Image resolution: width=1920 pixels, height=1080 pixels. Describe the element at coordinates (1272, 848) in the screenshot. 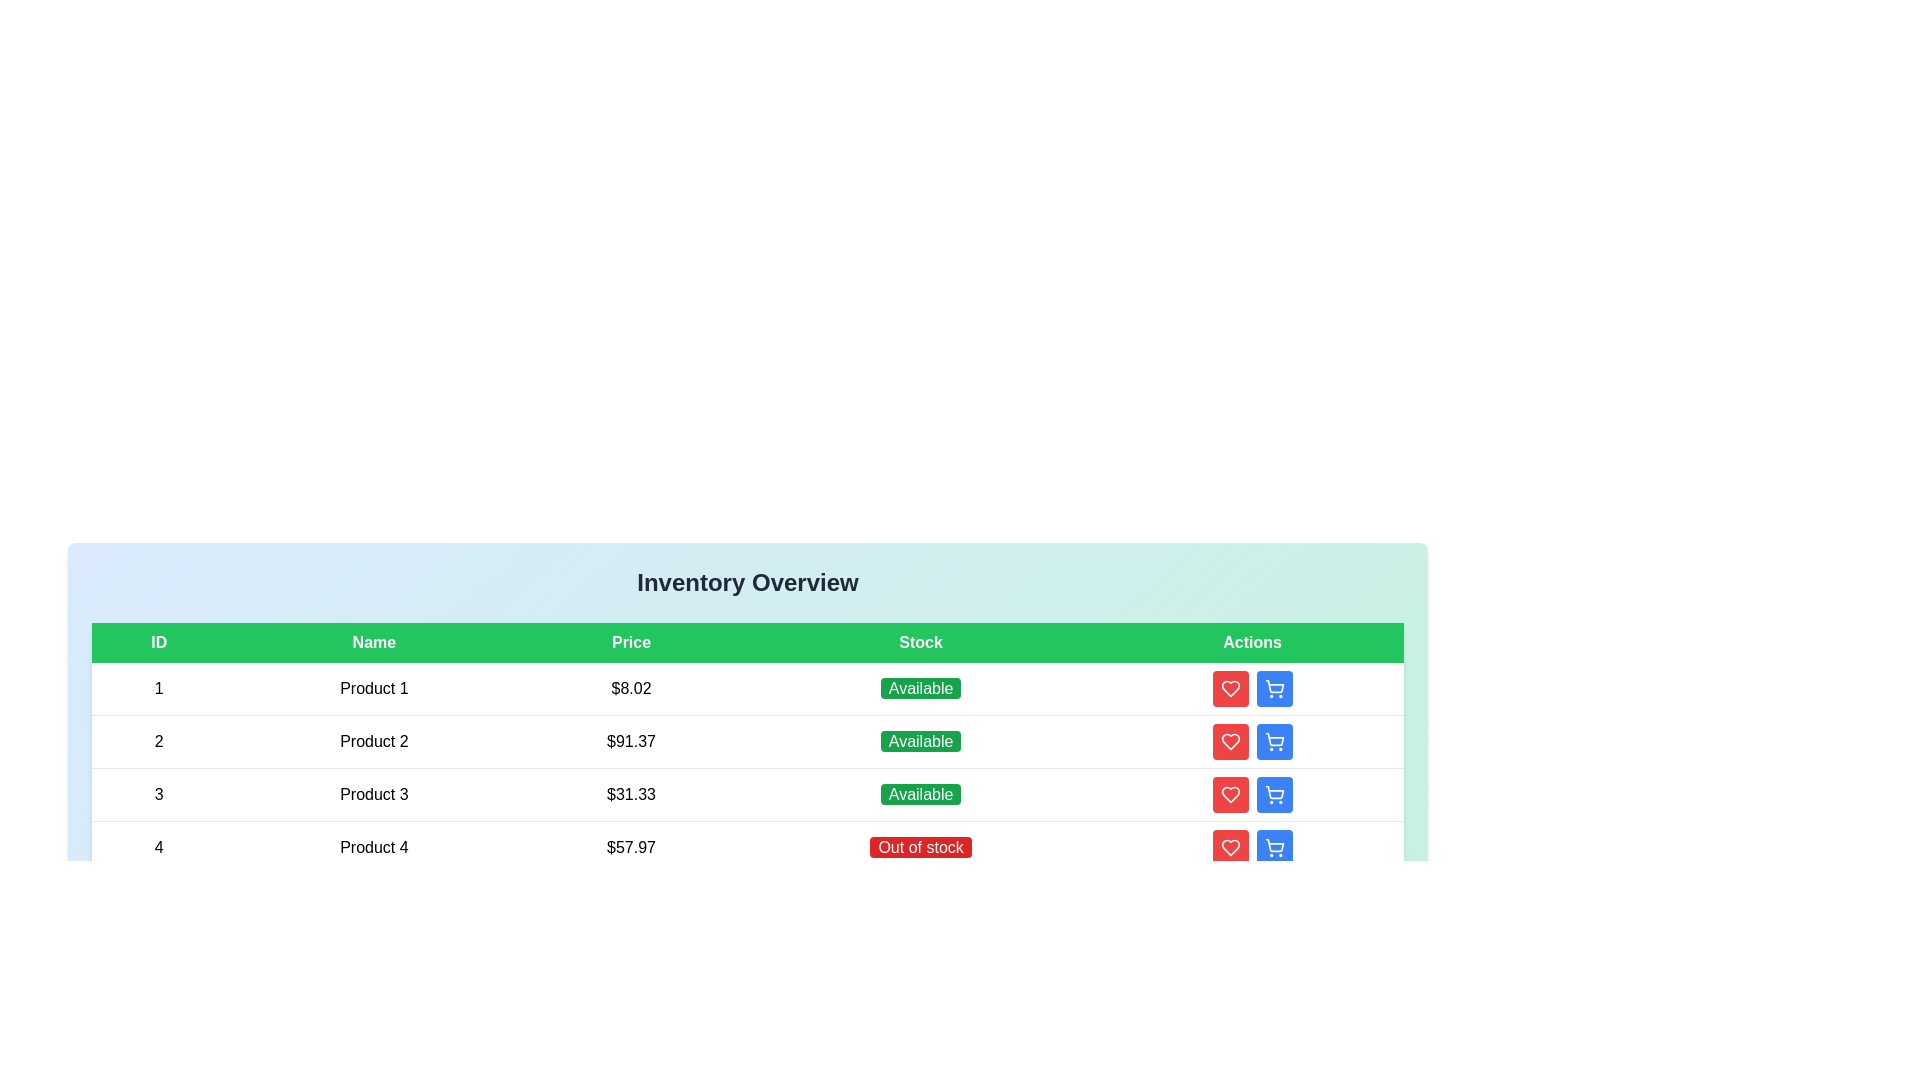

I see `'Add to Cart' button for the product with ID 4` at that location.